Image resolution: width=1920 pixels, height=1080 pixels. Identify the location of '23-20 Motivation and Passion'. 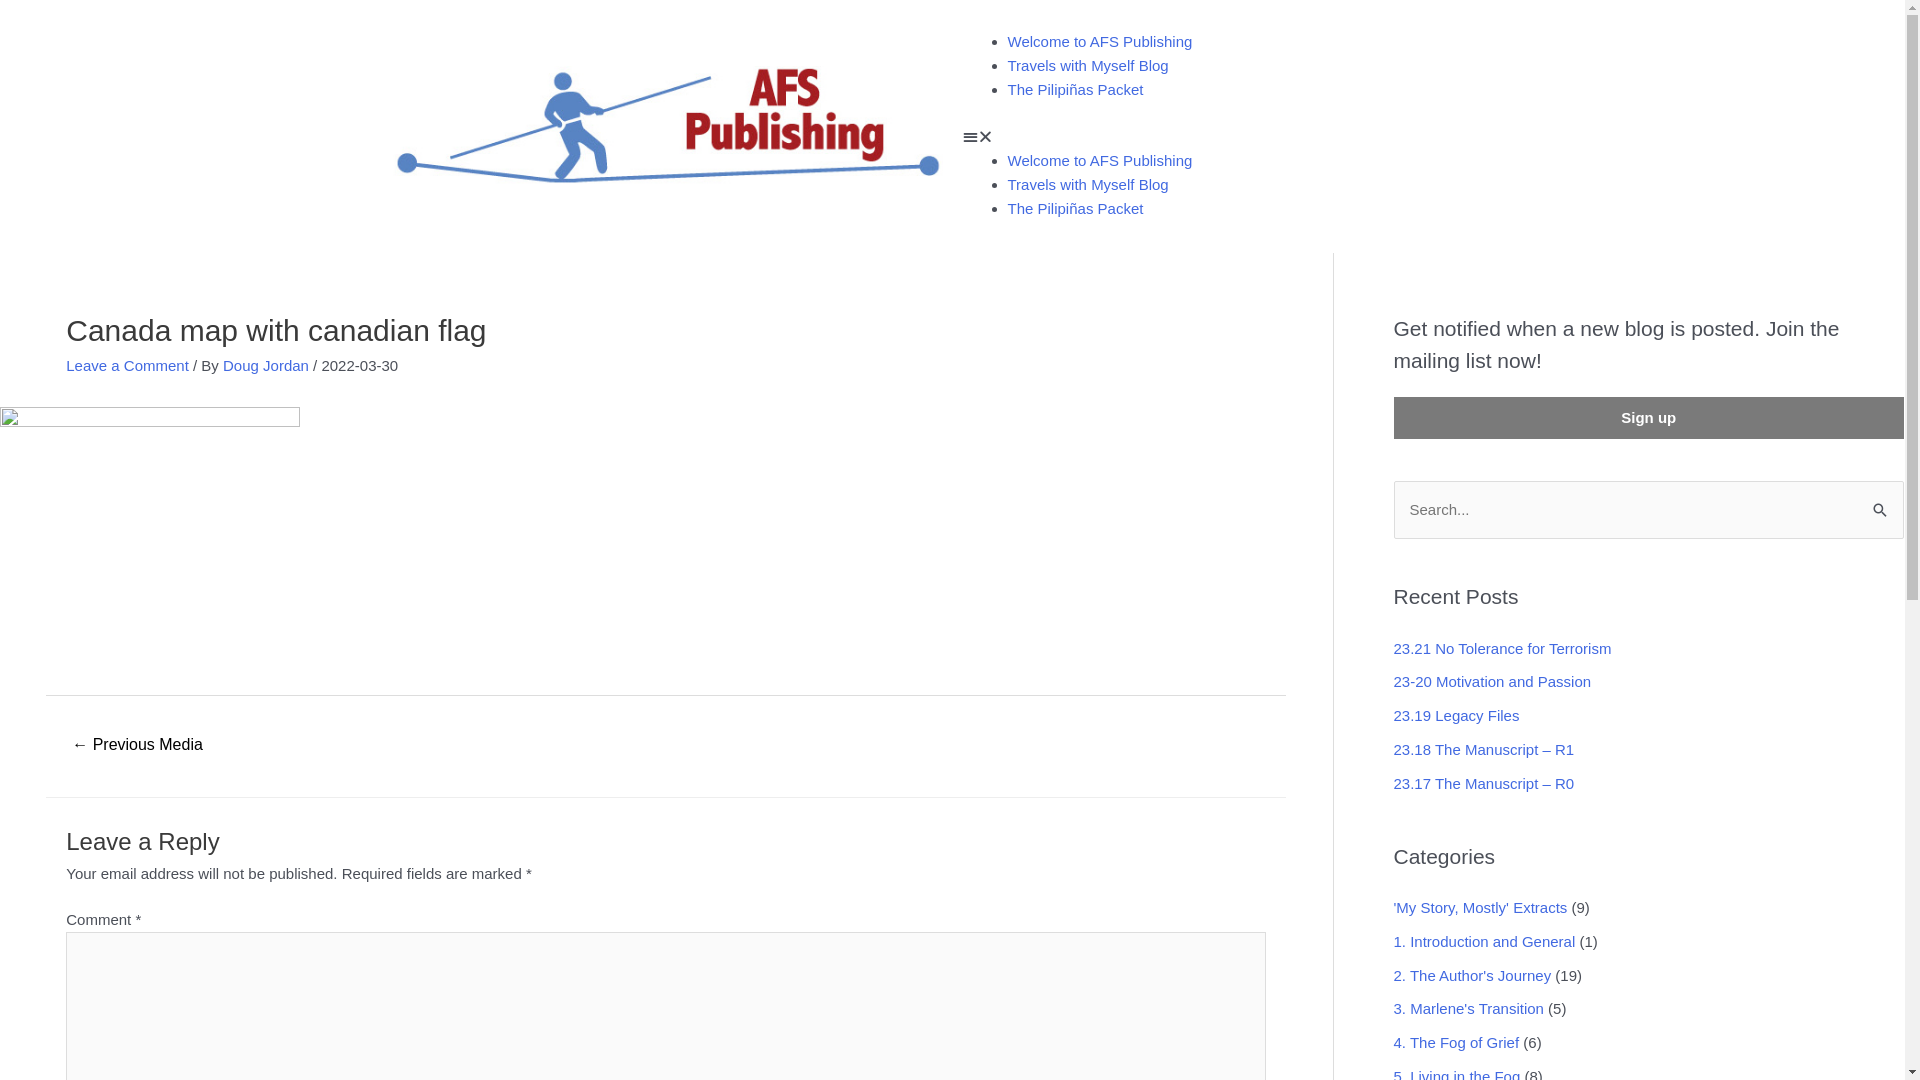
(1492, 680).